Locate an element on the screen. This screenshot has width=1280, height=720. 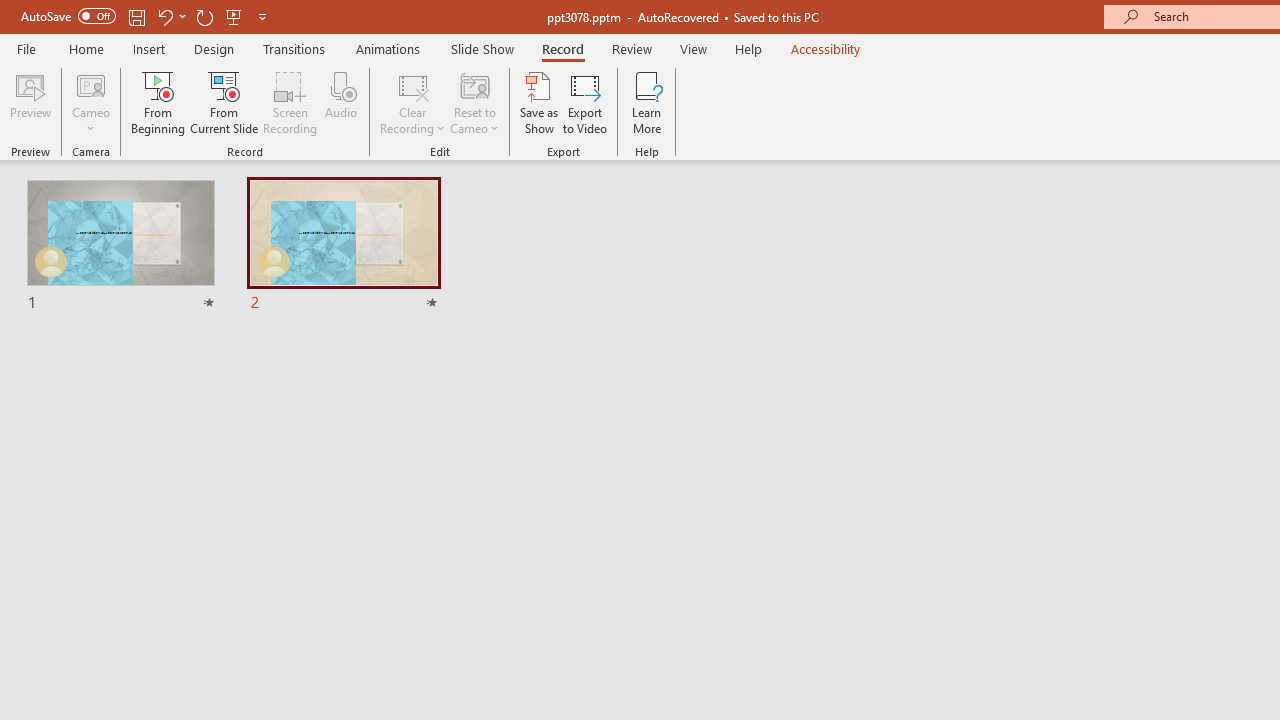
'Clear Recording' is located at coordinates (411, 103).